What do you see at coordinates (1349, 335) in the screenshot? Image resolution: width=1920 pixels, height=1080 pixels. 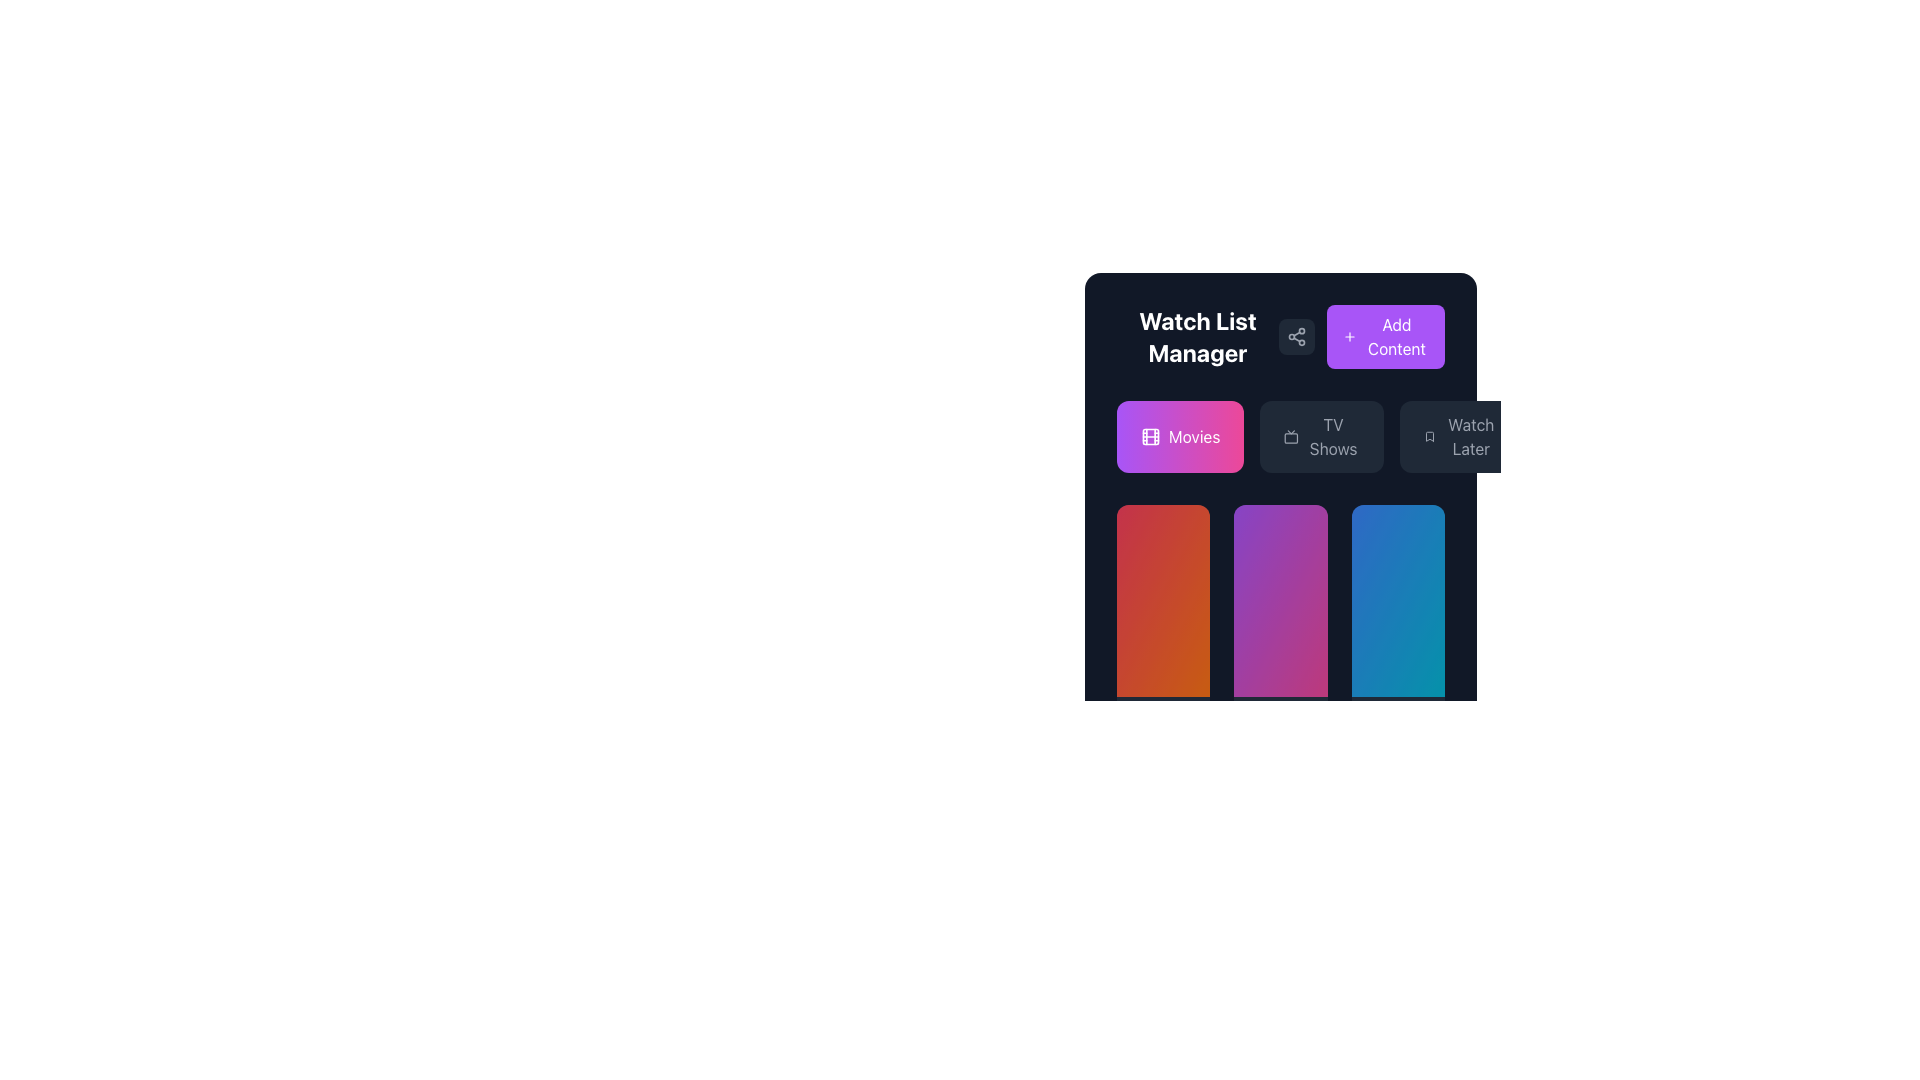 I see `the small purple square button with a white plus sign icon, which is part of the 'Add Content' section in the header area` at bounding box center [1349, 335].